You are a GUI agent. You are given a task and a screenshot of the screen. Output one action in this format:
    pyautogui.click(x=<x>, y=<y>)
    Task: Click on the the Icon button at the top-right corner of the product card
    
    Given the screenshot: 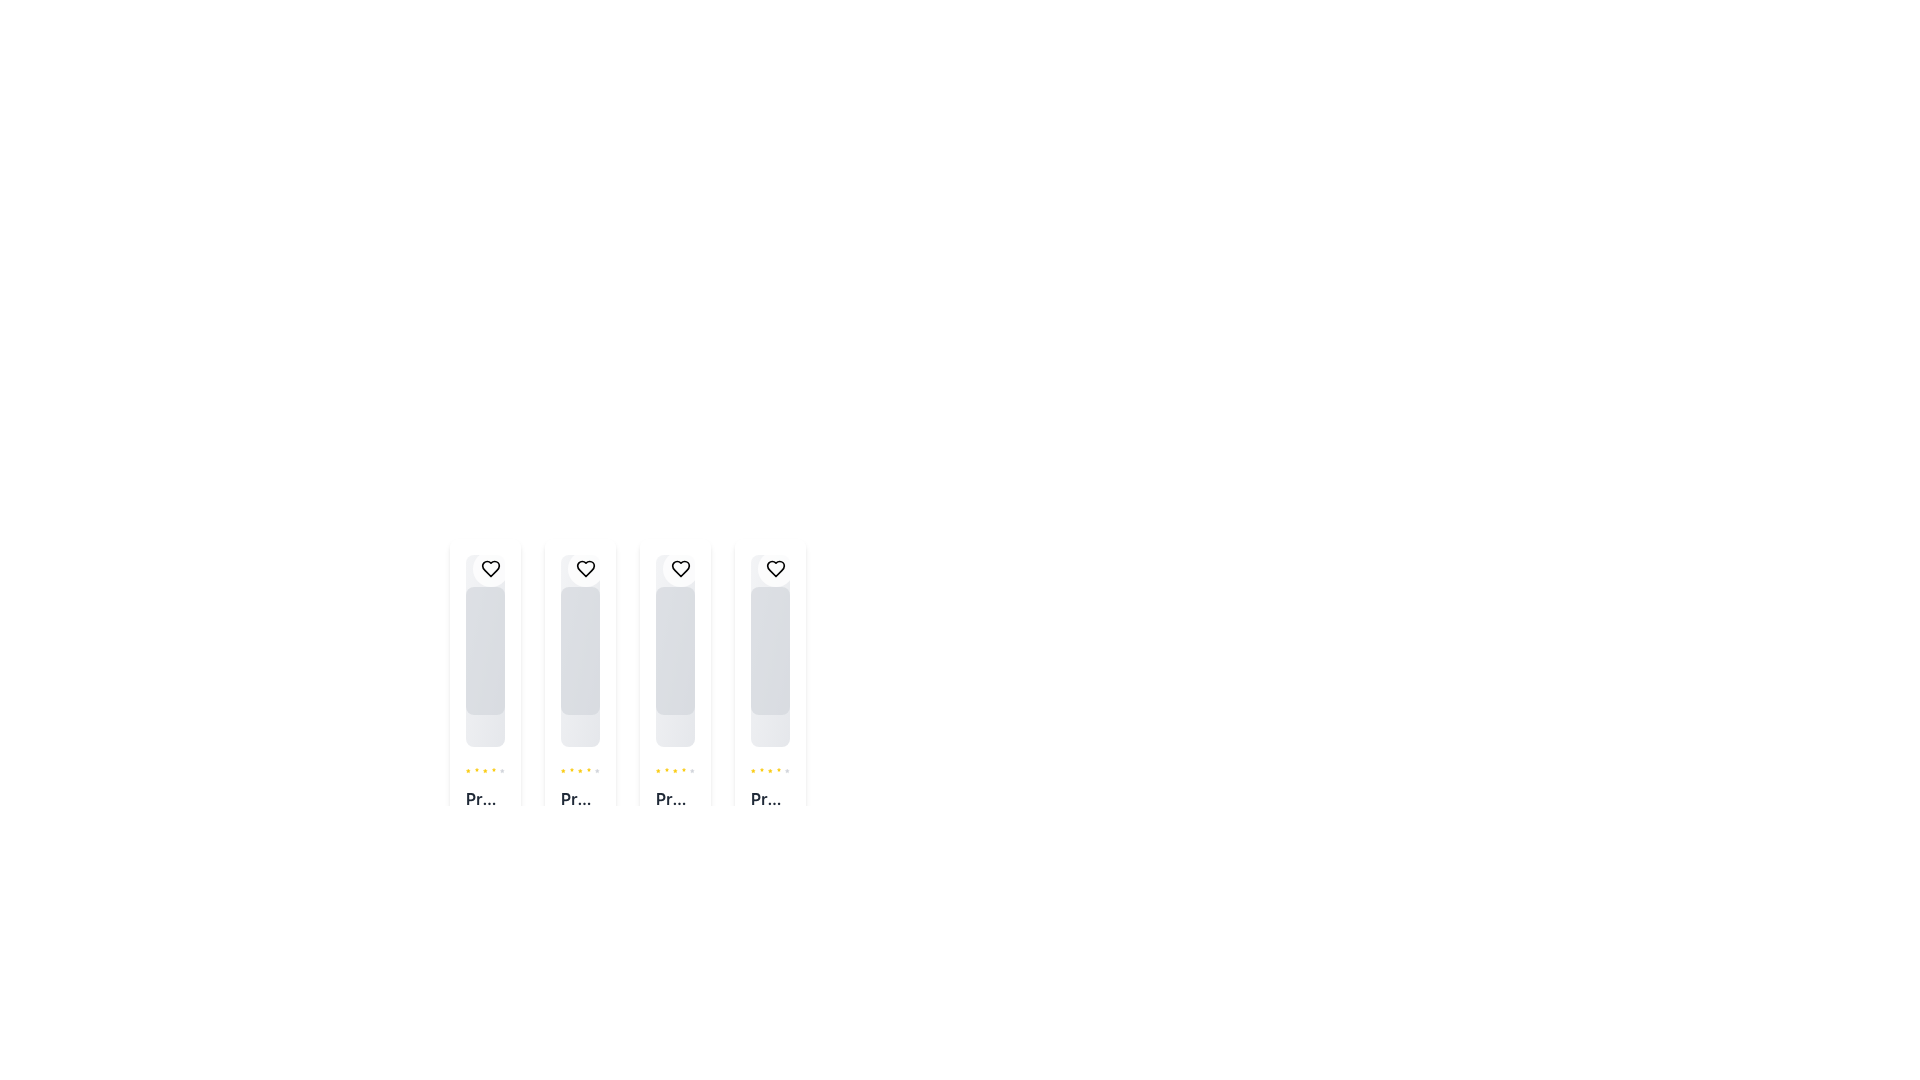 What is the action you would take?
    pyautogui.click(x=775, y=569)
    